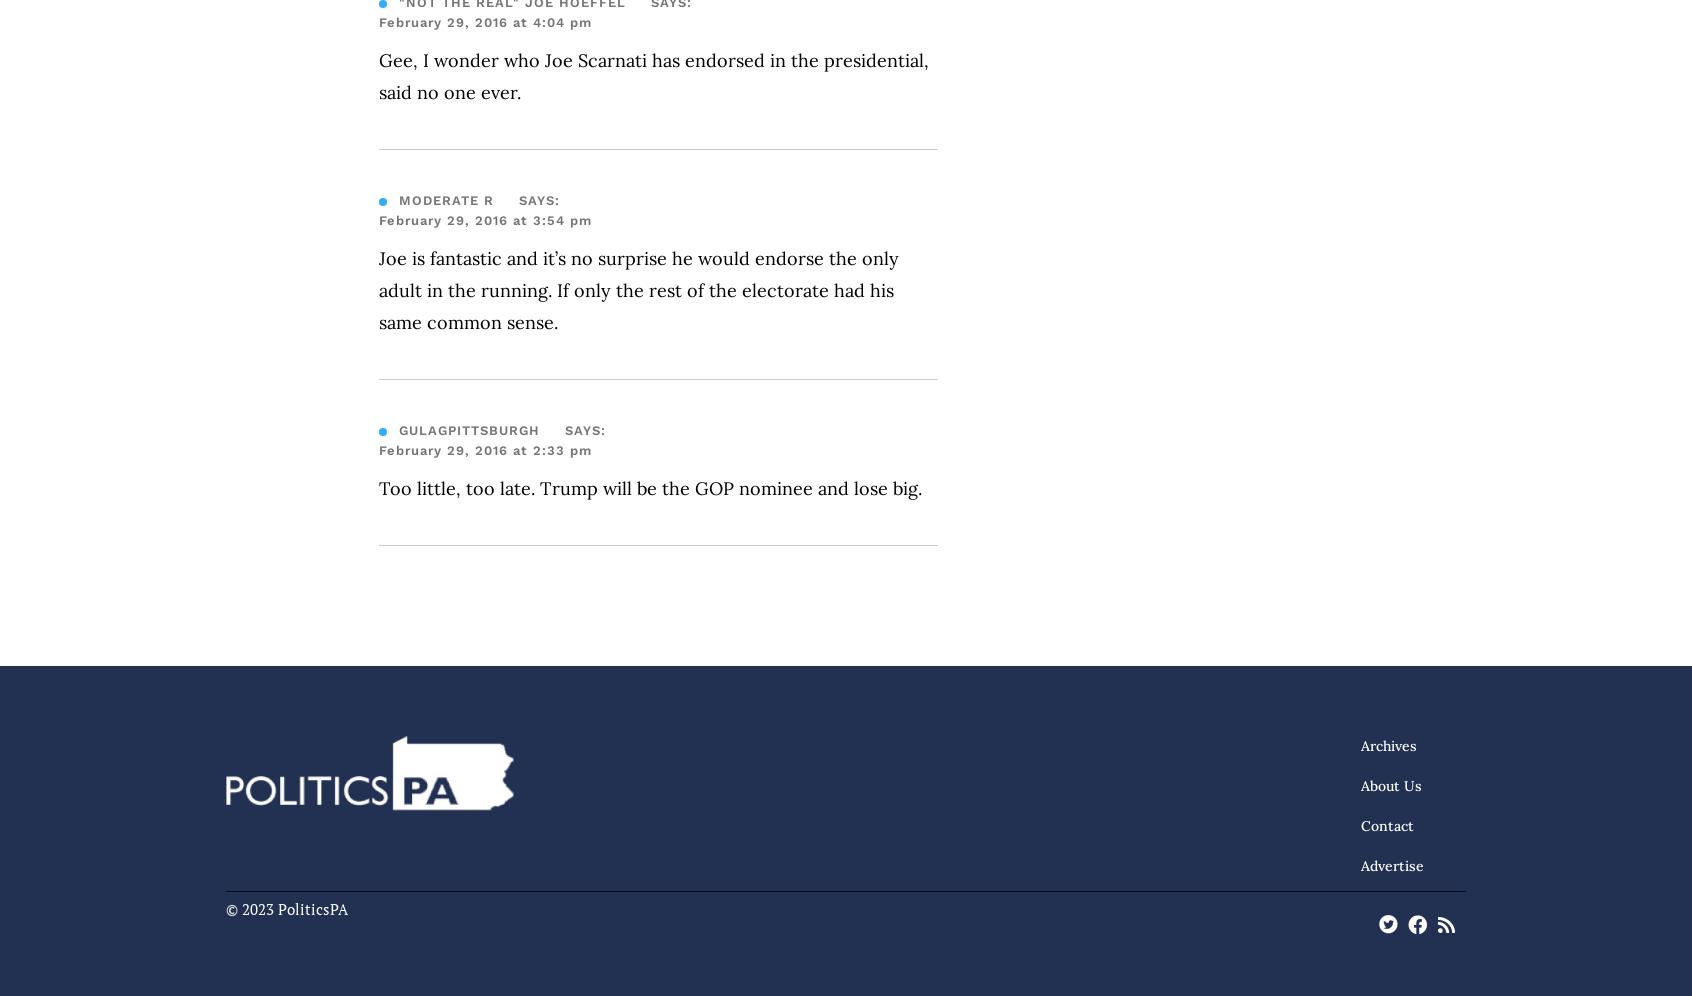 The height and width of the screenshot is (996, 1692). Describe the element at coordinates (1391, 866) in the screenshot. I see `'Advertise'` at that location.